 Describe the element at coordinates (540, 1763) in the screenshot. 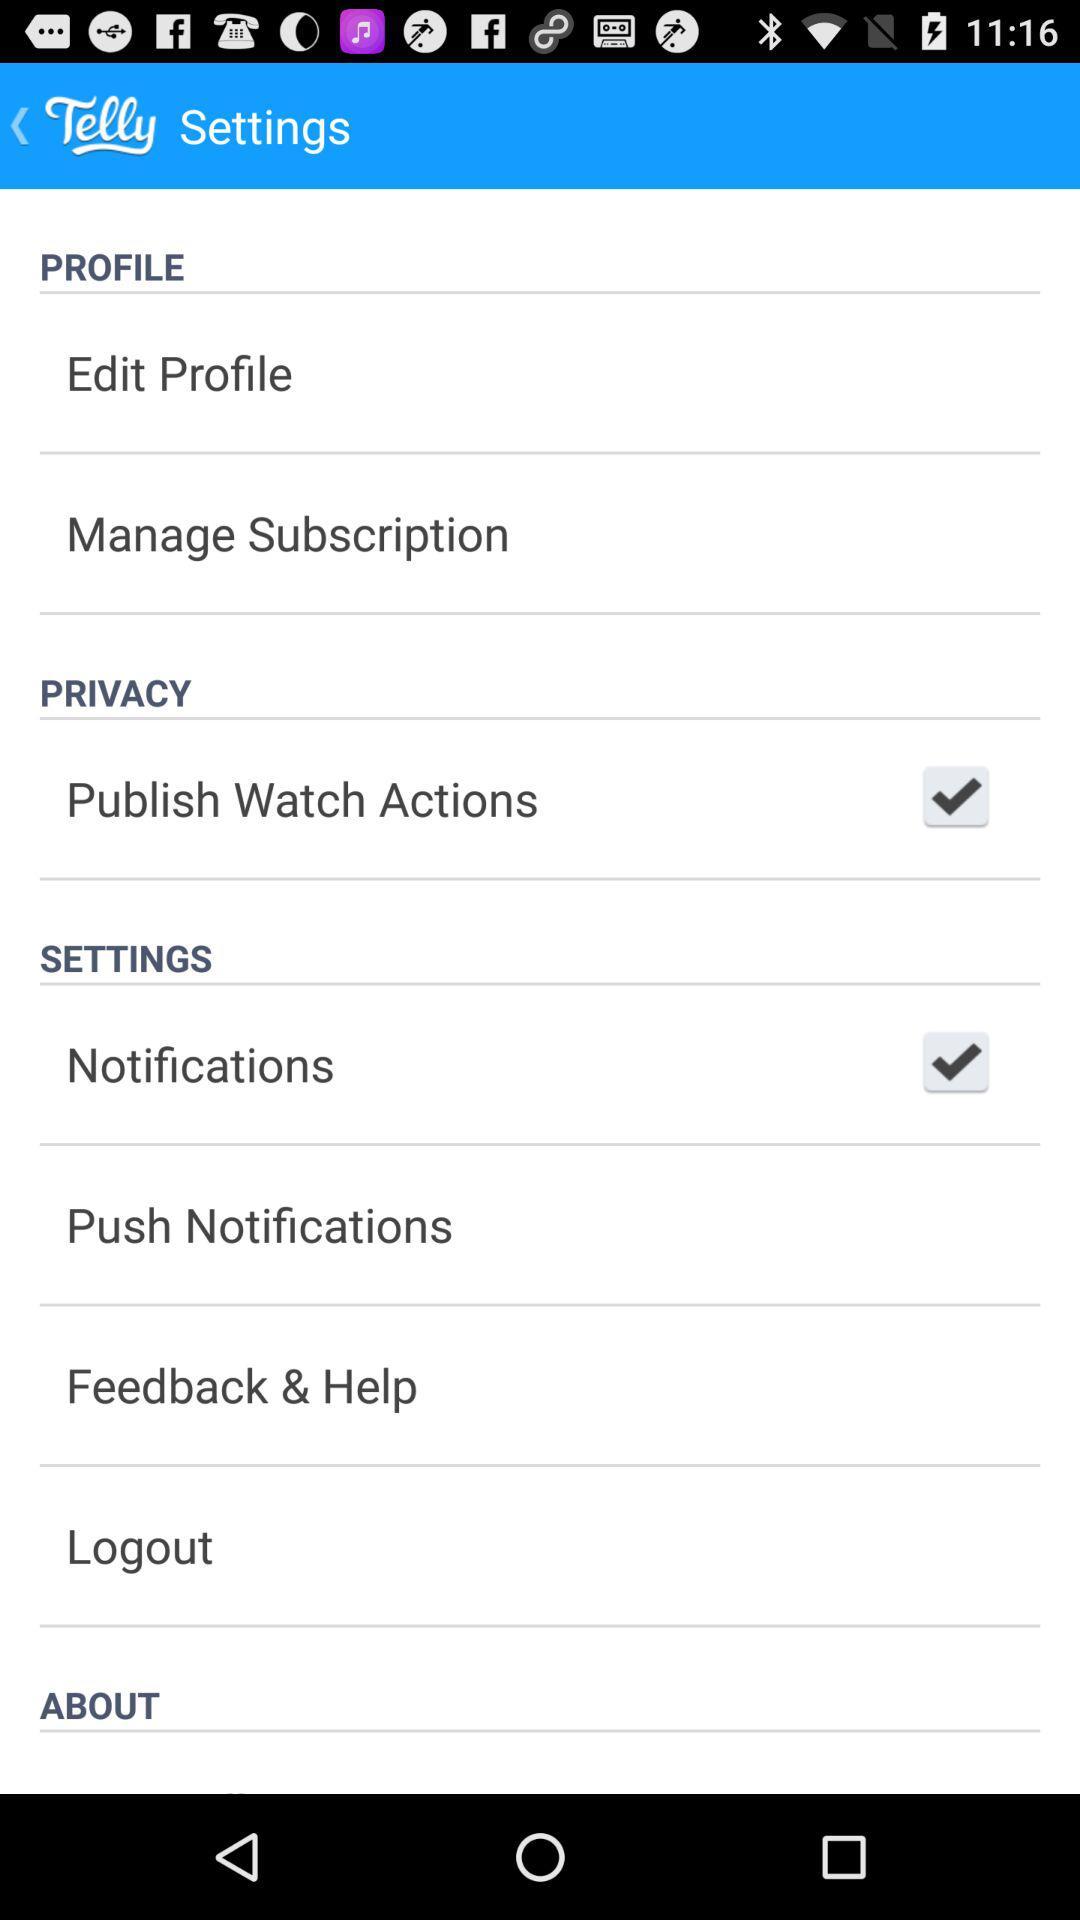

I see `rate telly item` at that location.